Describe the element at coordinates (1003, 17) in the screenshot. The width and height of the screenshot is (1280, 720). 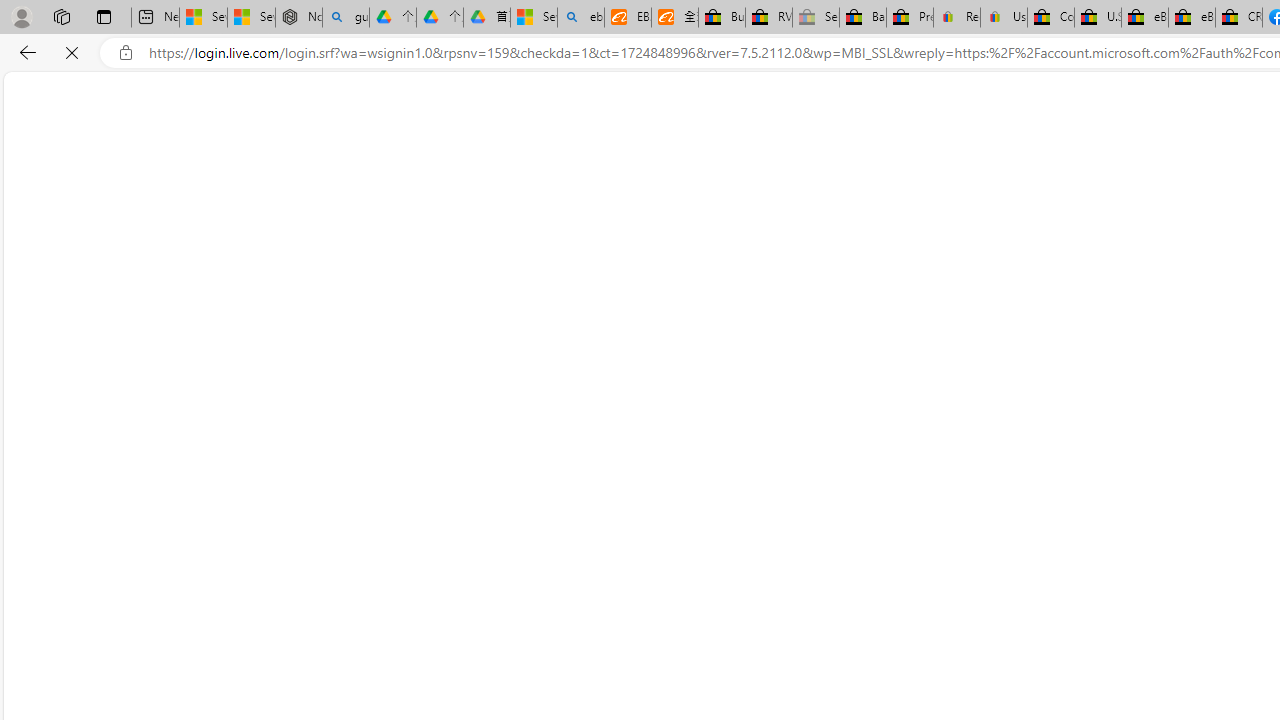
I see `'User Privacy Notice | eBay'` at that location.